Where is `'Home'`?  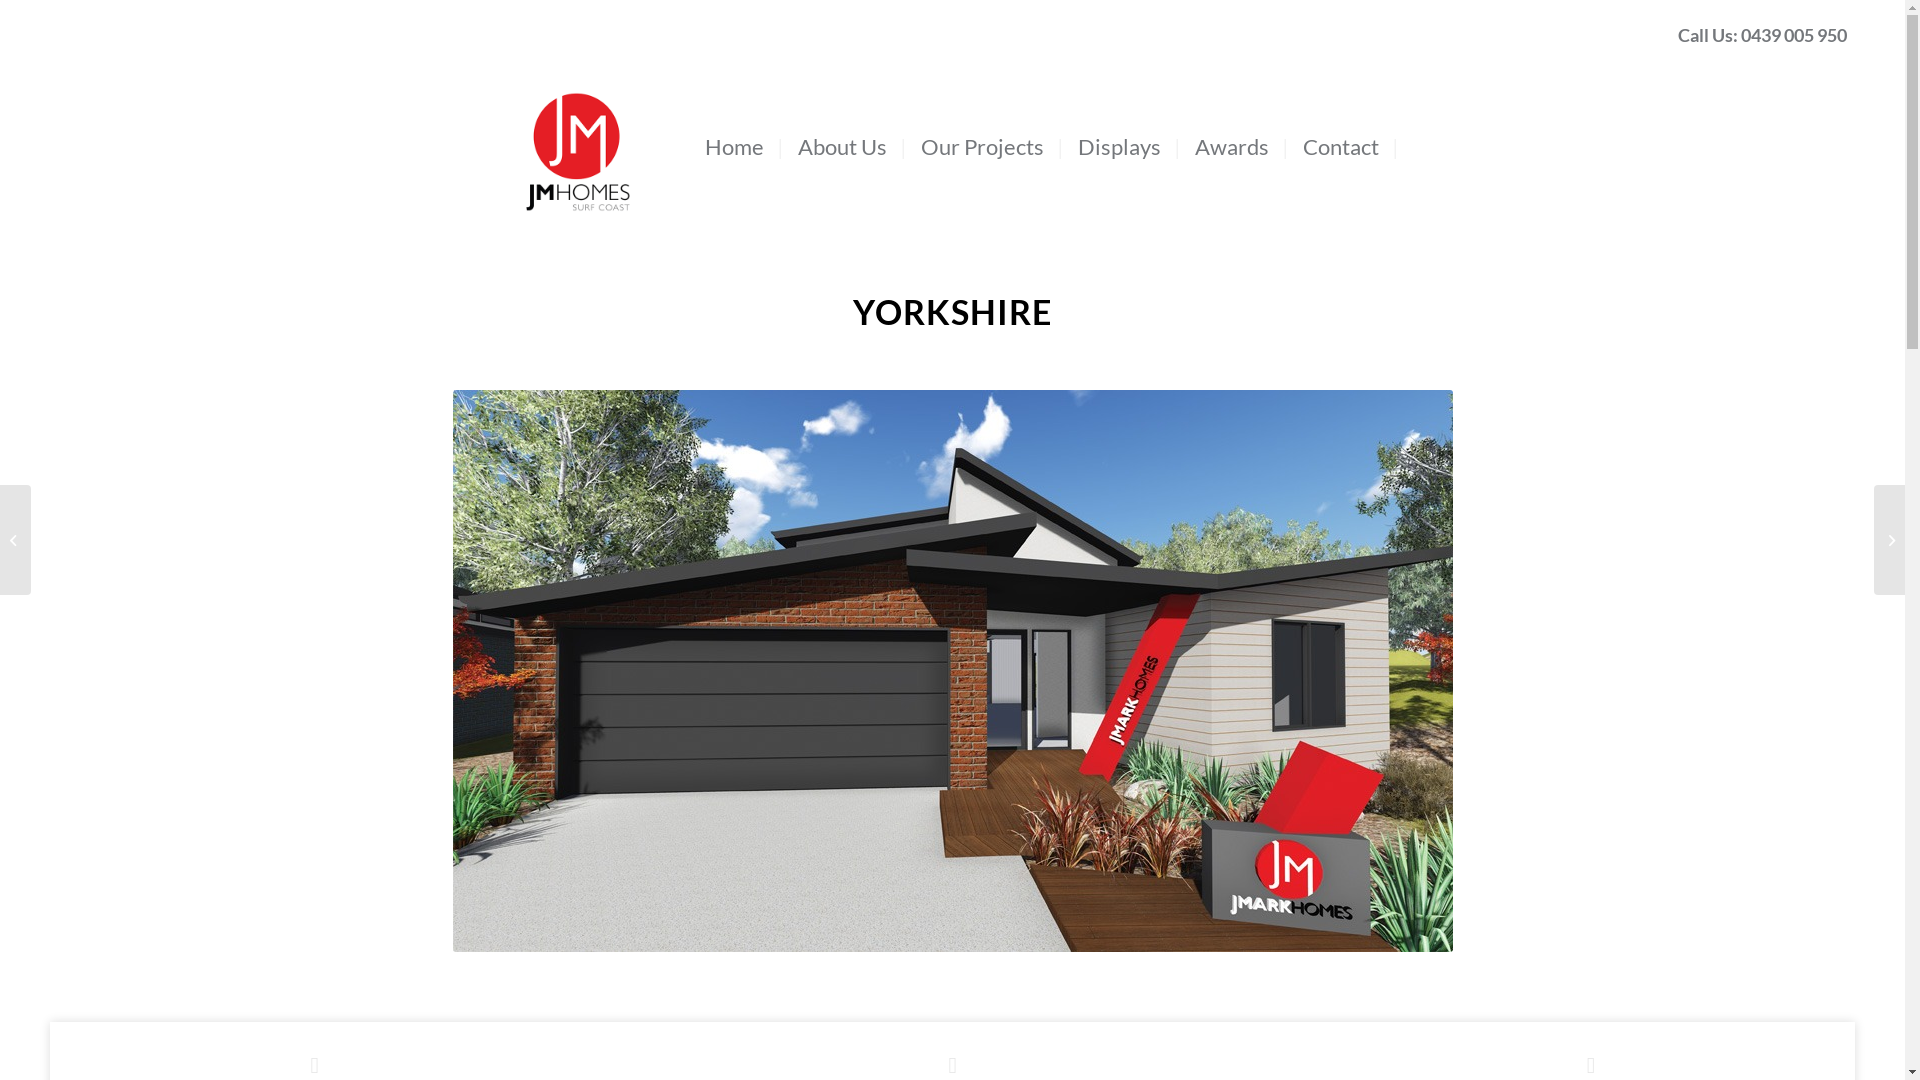
'Home' is located at coordinates (736, 145).